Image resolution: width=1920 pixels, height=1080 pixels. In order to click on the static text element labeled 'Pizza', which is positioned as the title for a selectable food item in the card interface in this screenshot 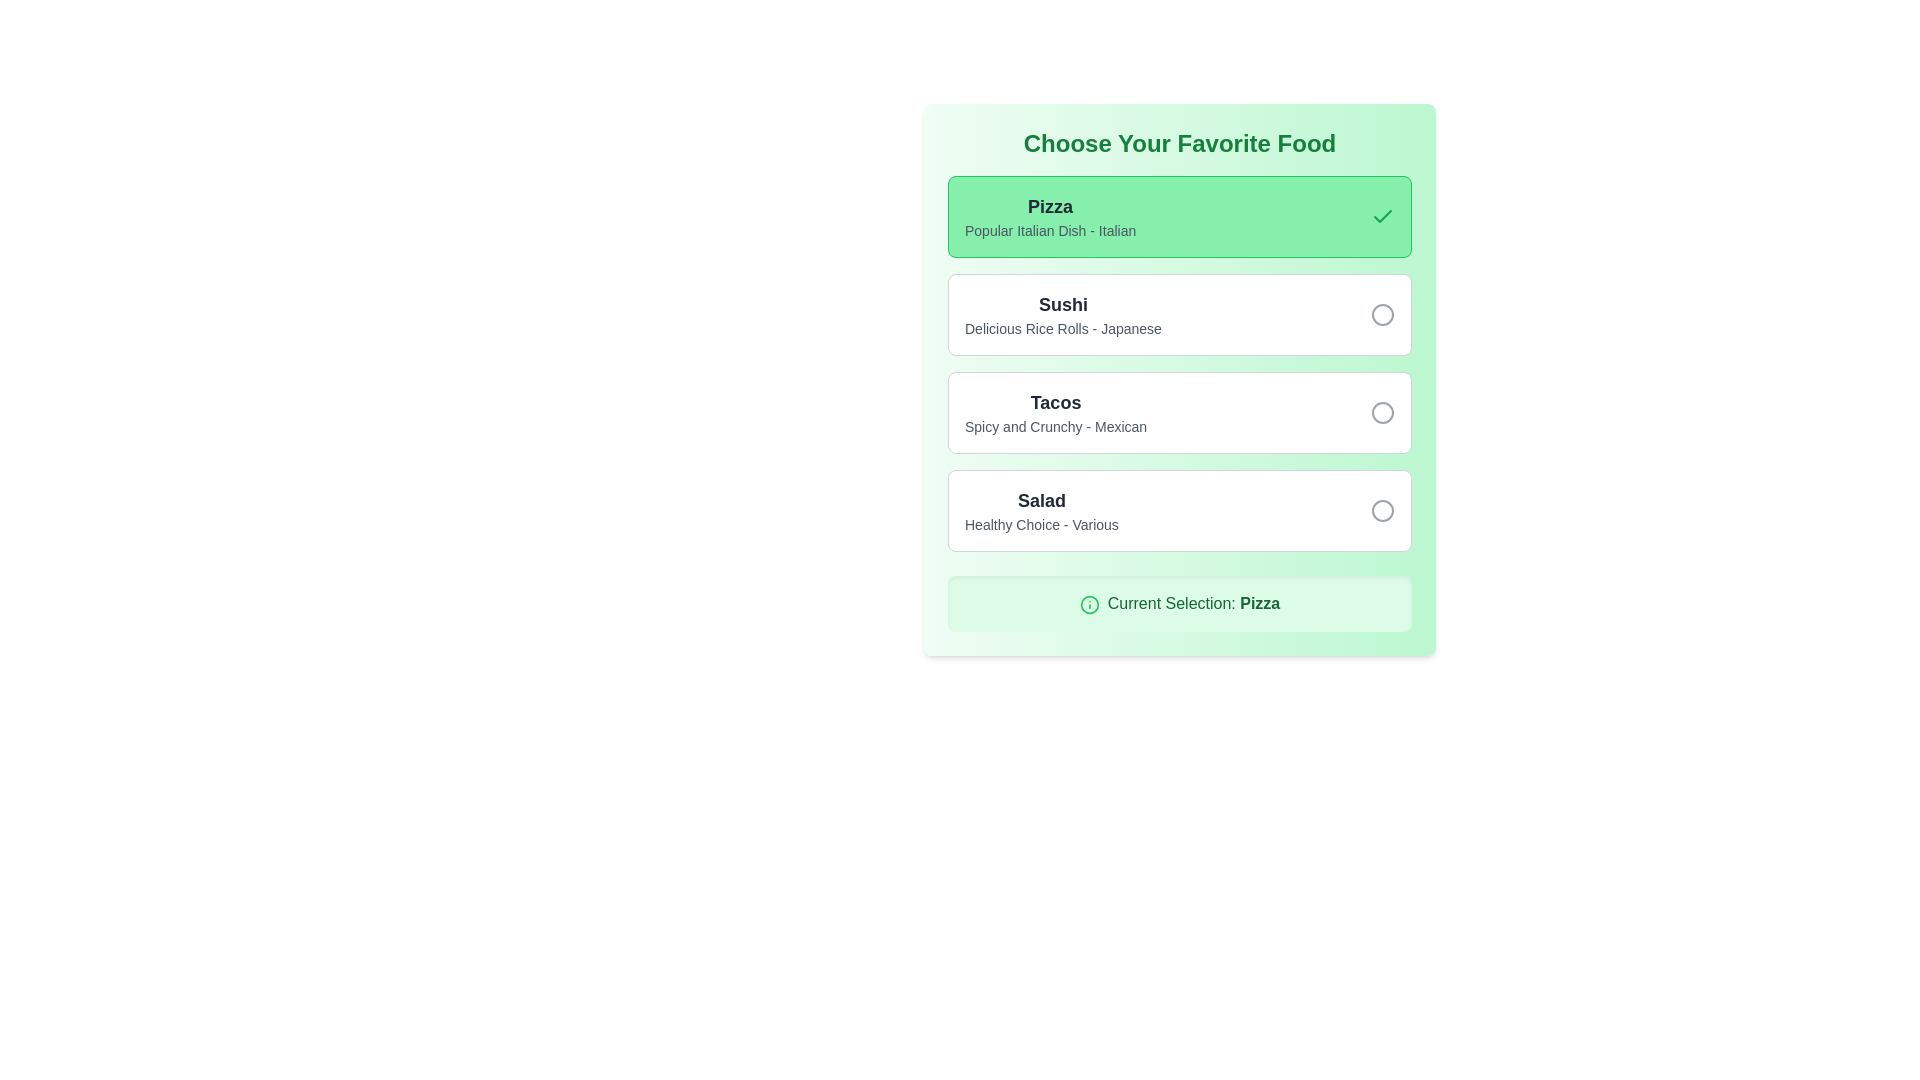, I will do `click(1049, 207)`.